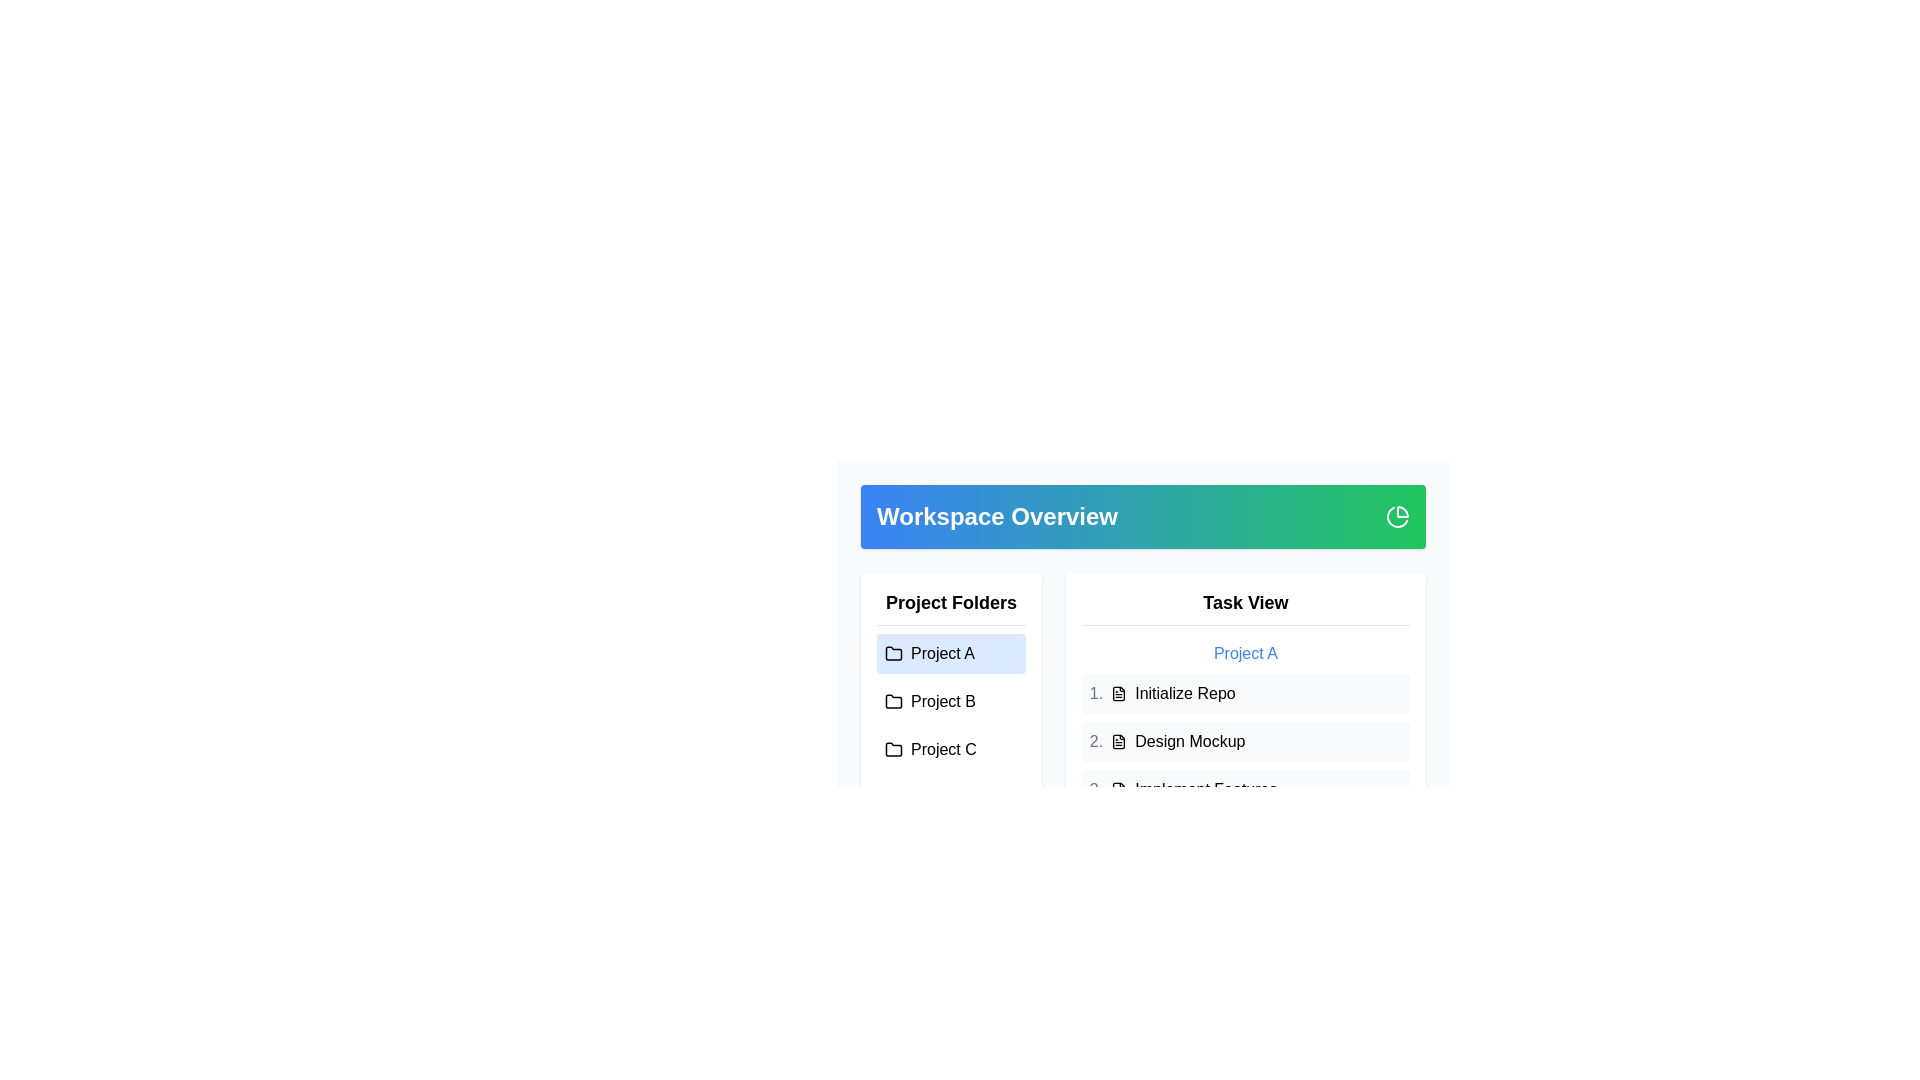 Image resolution: width=1920 pixels, height=1080 pixels. Describe the element at coordinates (1244, 606) in the screenshot. I see `text from the header that serves as the title for the 'Task View' section, positioned at the top-center of the panel above 'Project A'` at that location.